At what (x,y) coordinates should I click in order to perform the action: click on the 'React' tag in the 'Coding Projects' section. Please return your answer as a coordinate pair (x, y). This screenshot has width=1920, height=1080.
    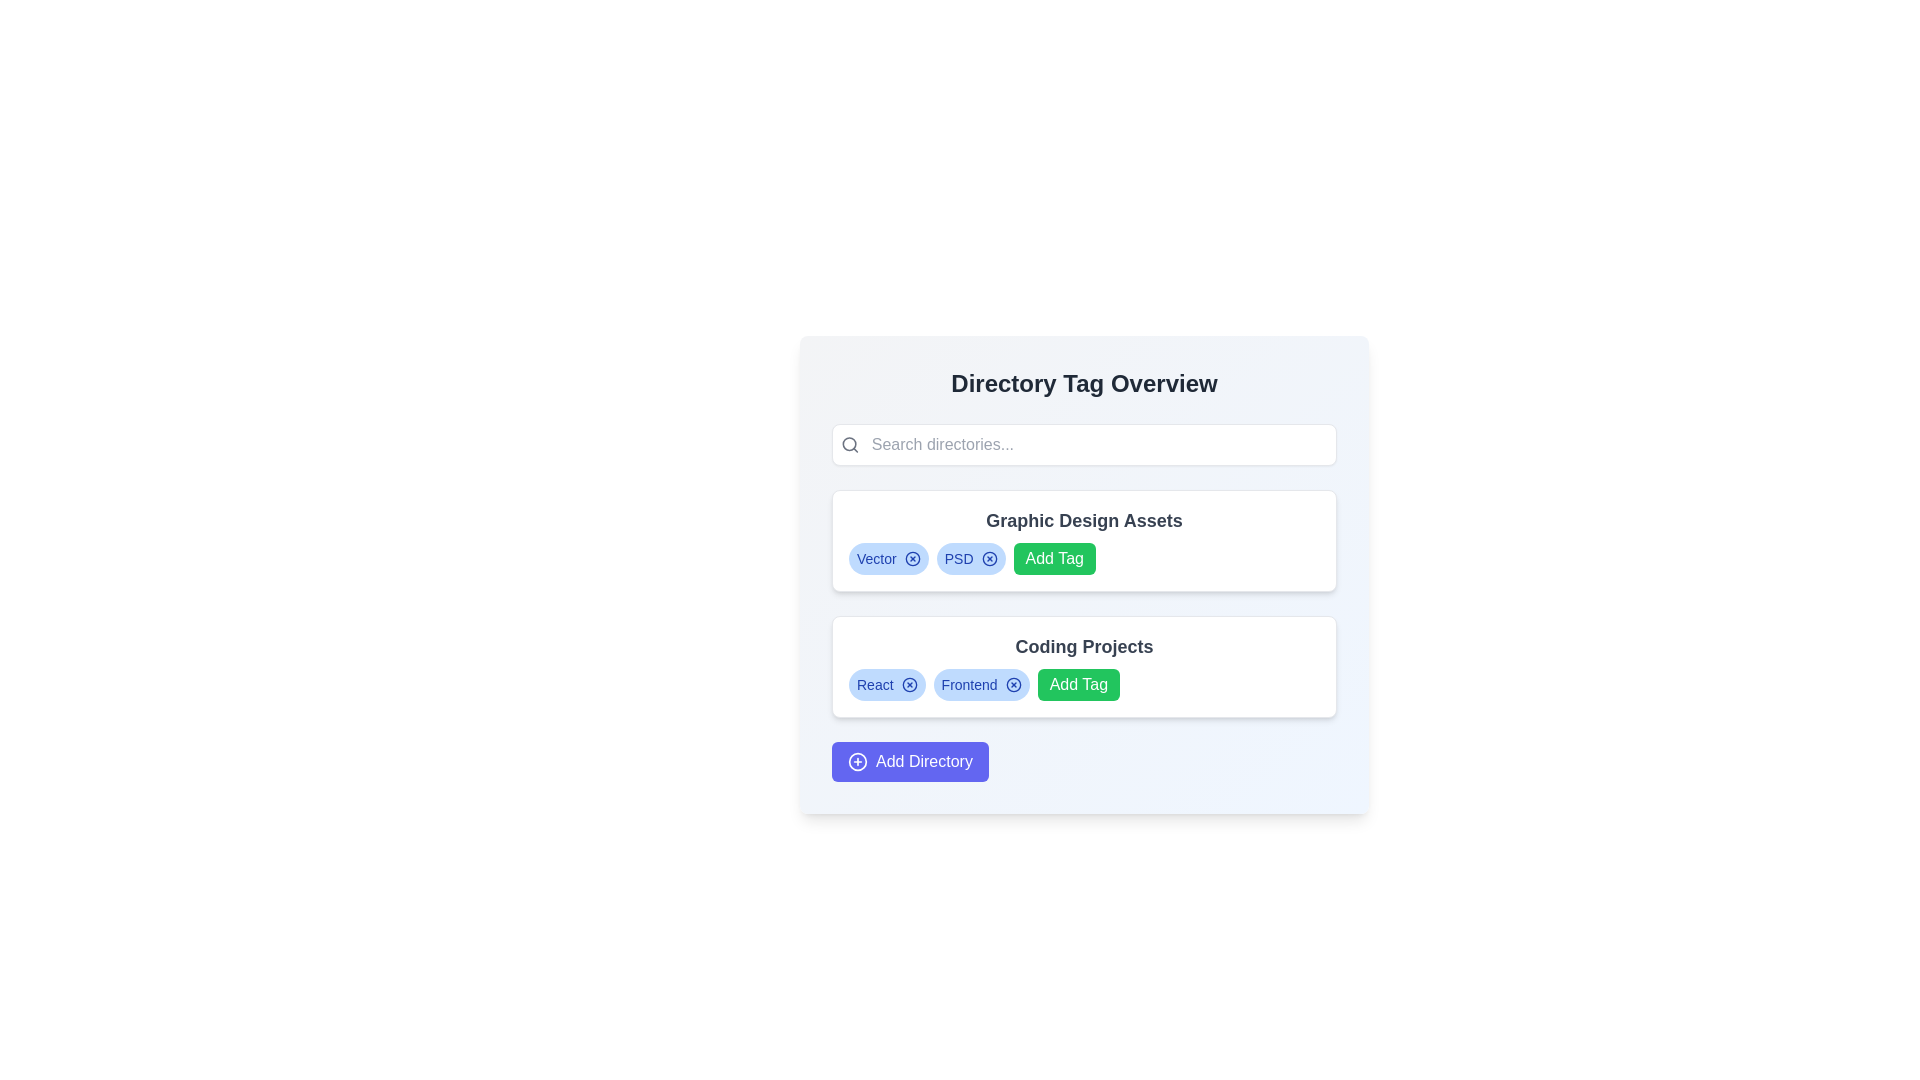
    Looking at the image, I should click on (886, 684).